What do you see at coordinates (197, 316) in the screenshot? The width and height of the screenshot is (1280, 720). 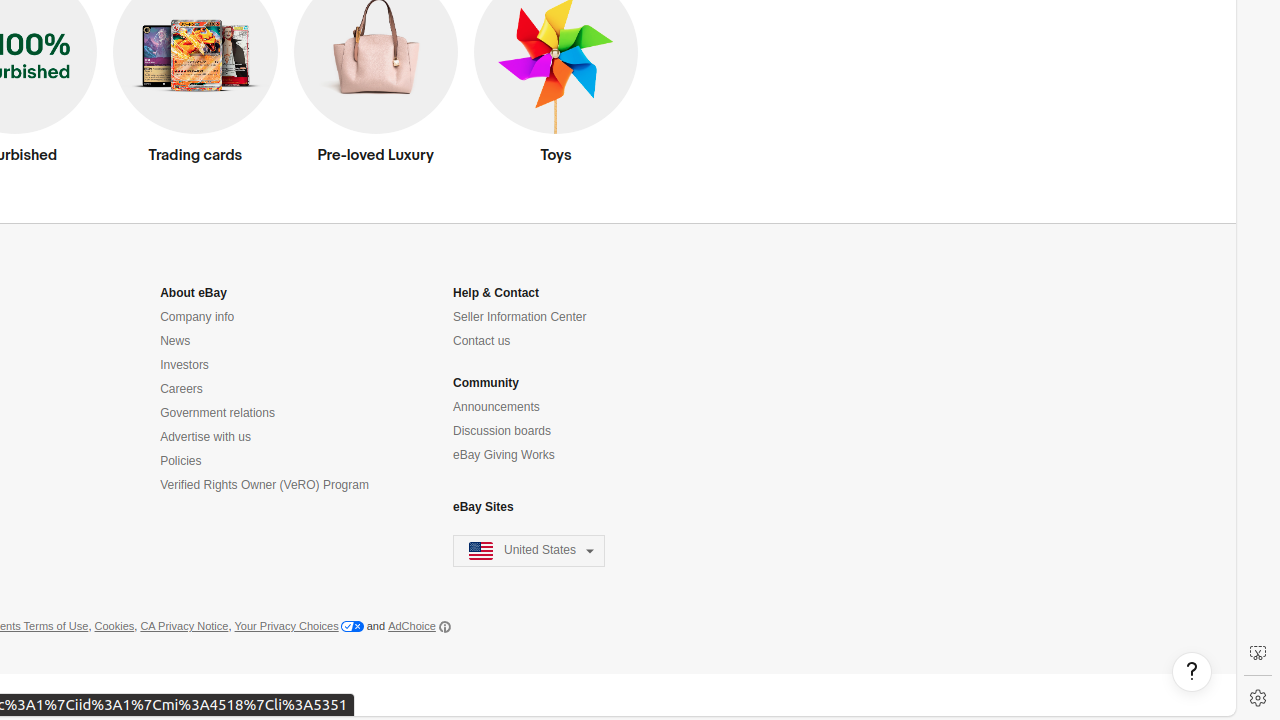 I see `'Company info'` at bounding box center [197, 316].